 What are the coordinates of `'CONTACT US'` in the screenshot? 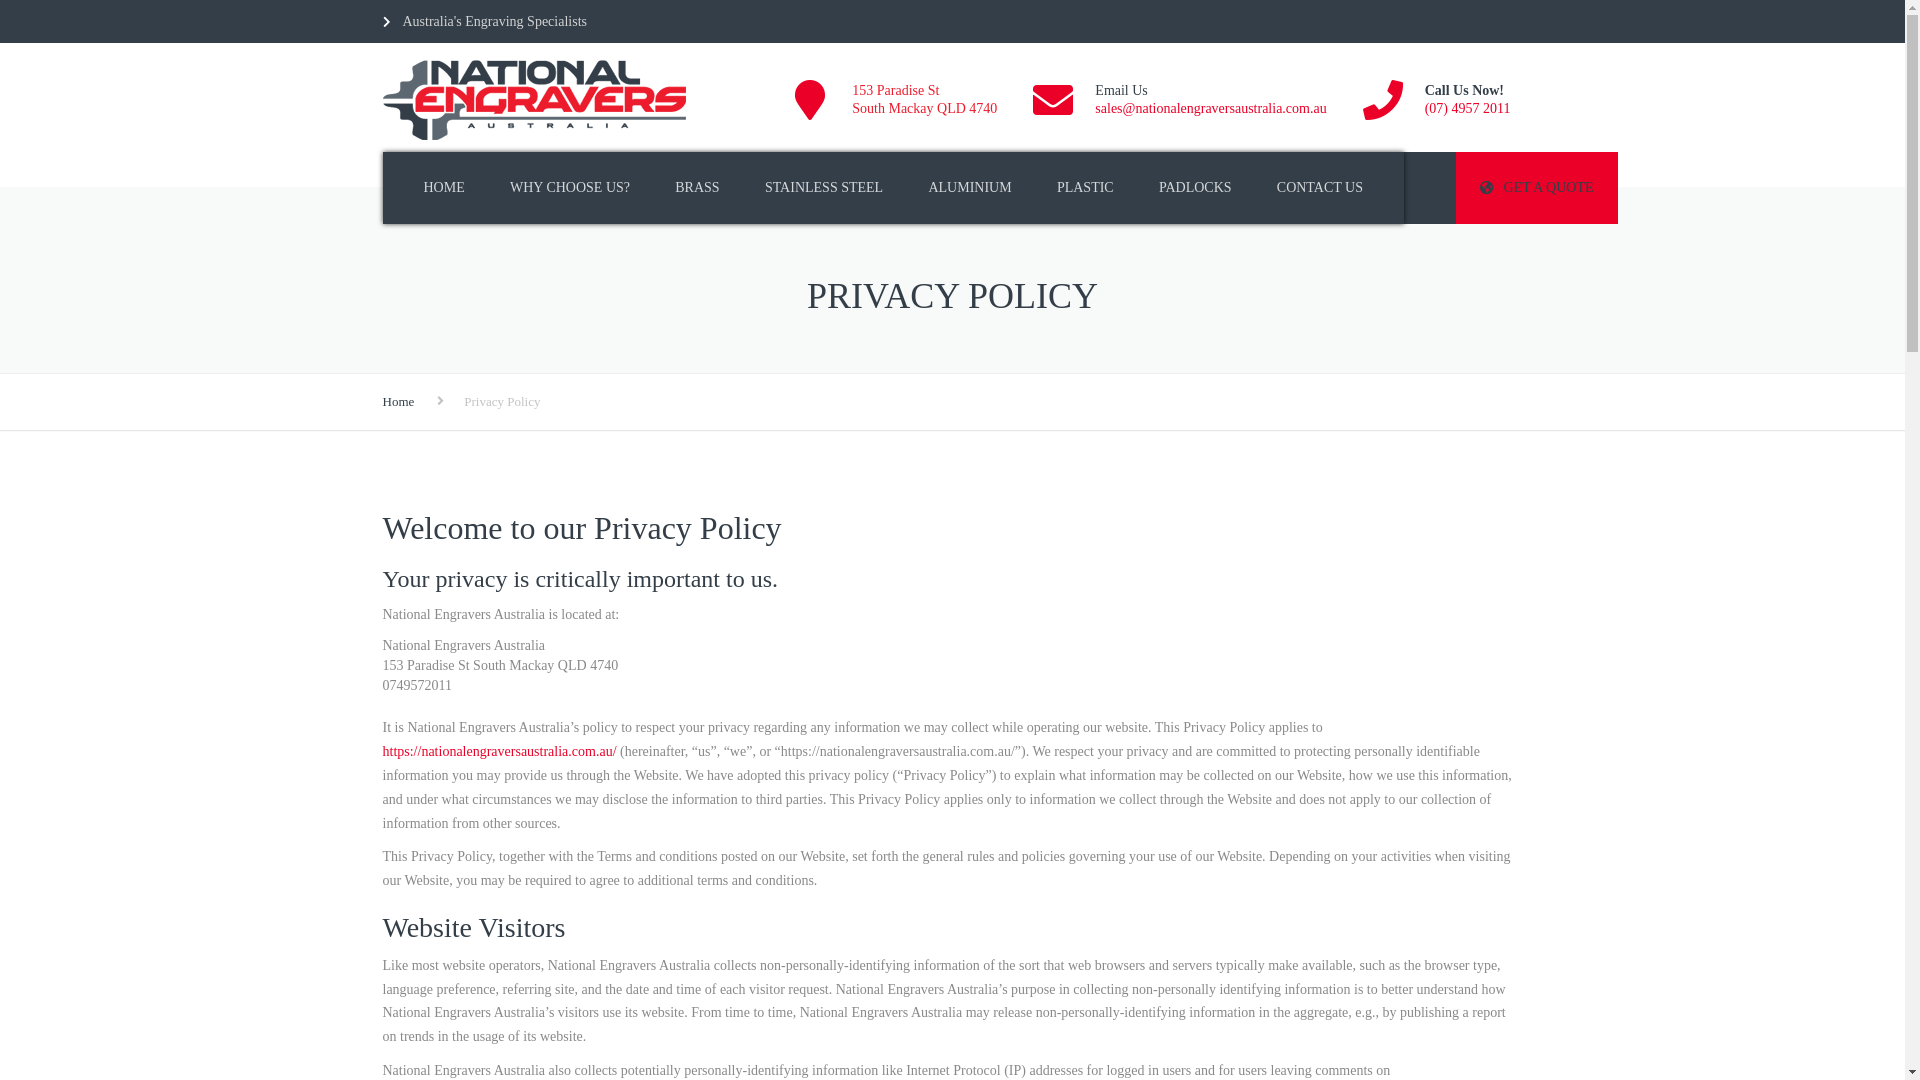 It's located at (1320, 188).